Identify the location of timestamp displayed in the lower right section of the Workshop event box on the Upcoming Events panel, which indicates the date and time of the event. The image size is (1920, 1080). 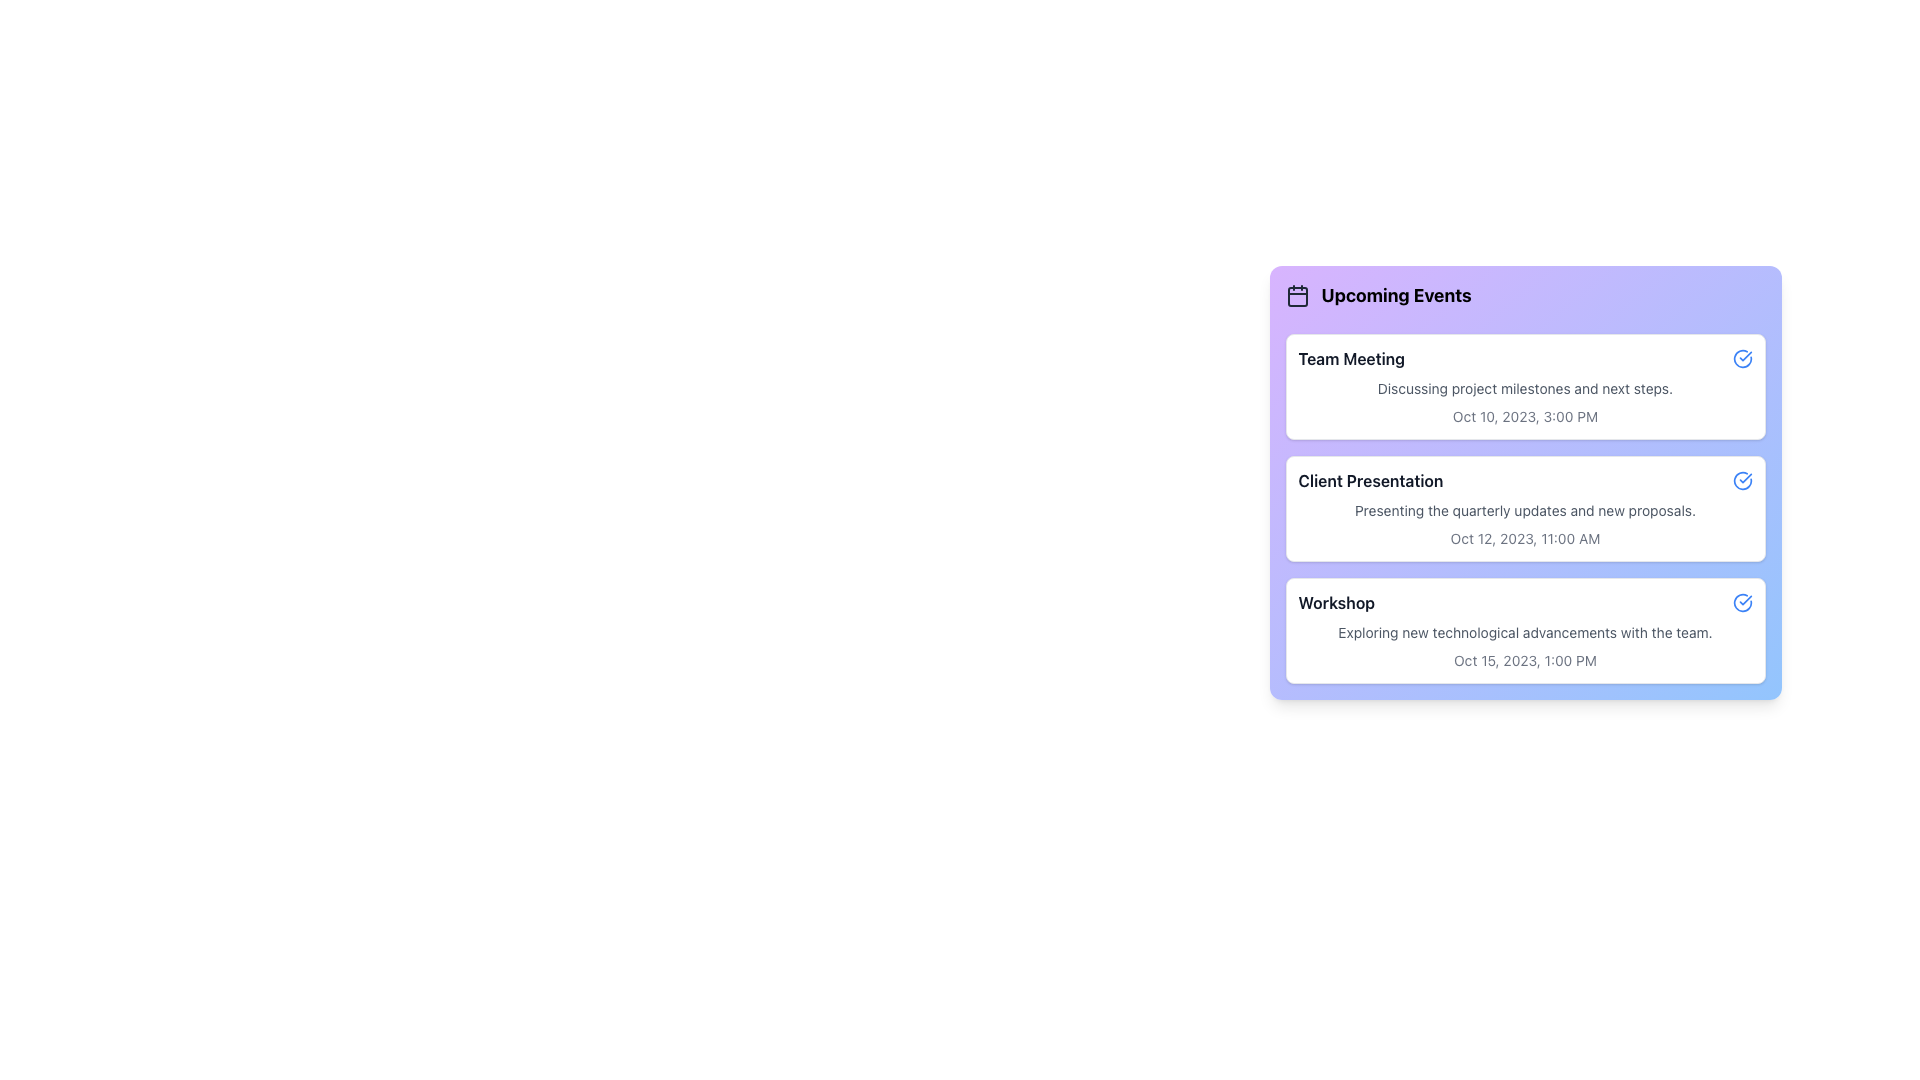
(1524, 660).